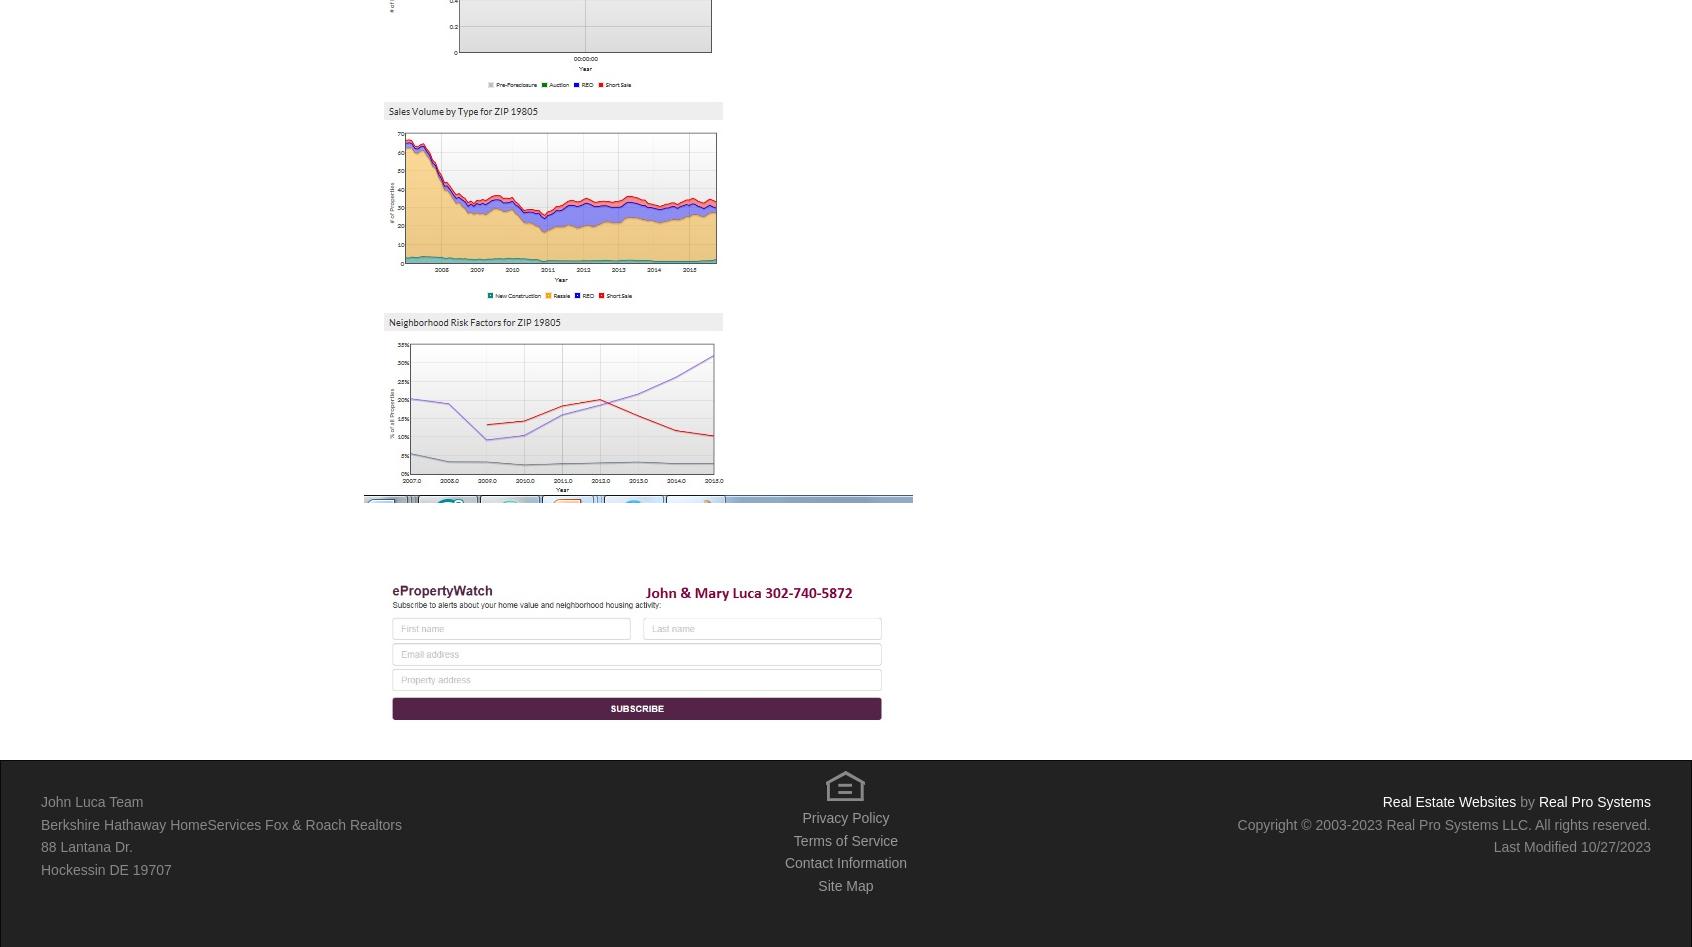  Describe the element at coordinates (845, 839) in the screenshot. I see `'Terms of Service'` at that location.